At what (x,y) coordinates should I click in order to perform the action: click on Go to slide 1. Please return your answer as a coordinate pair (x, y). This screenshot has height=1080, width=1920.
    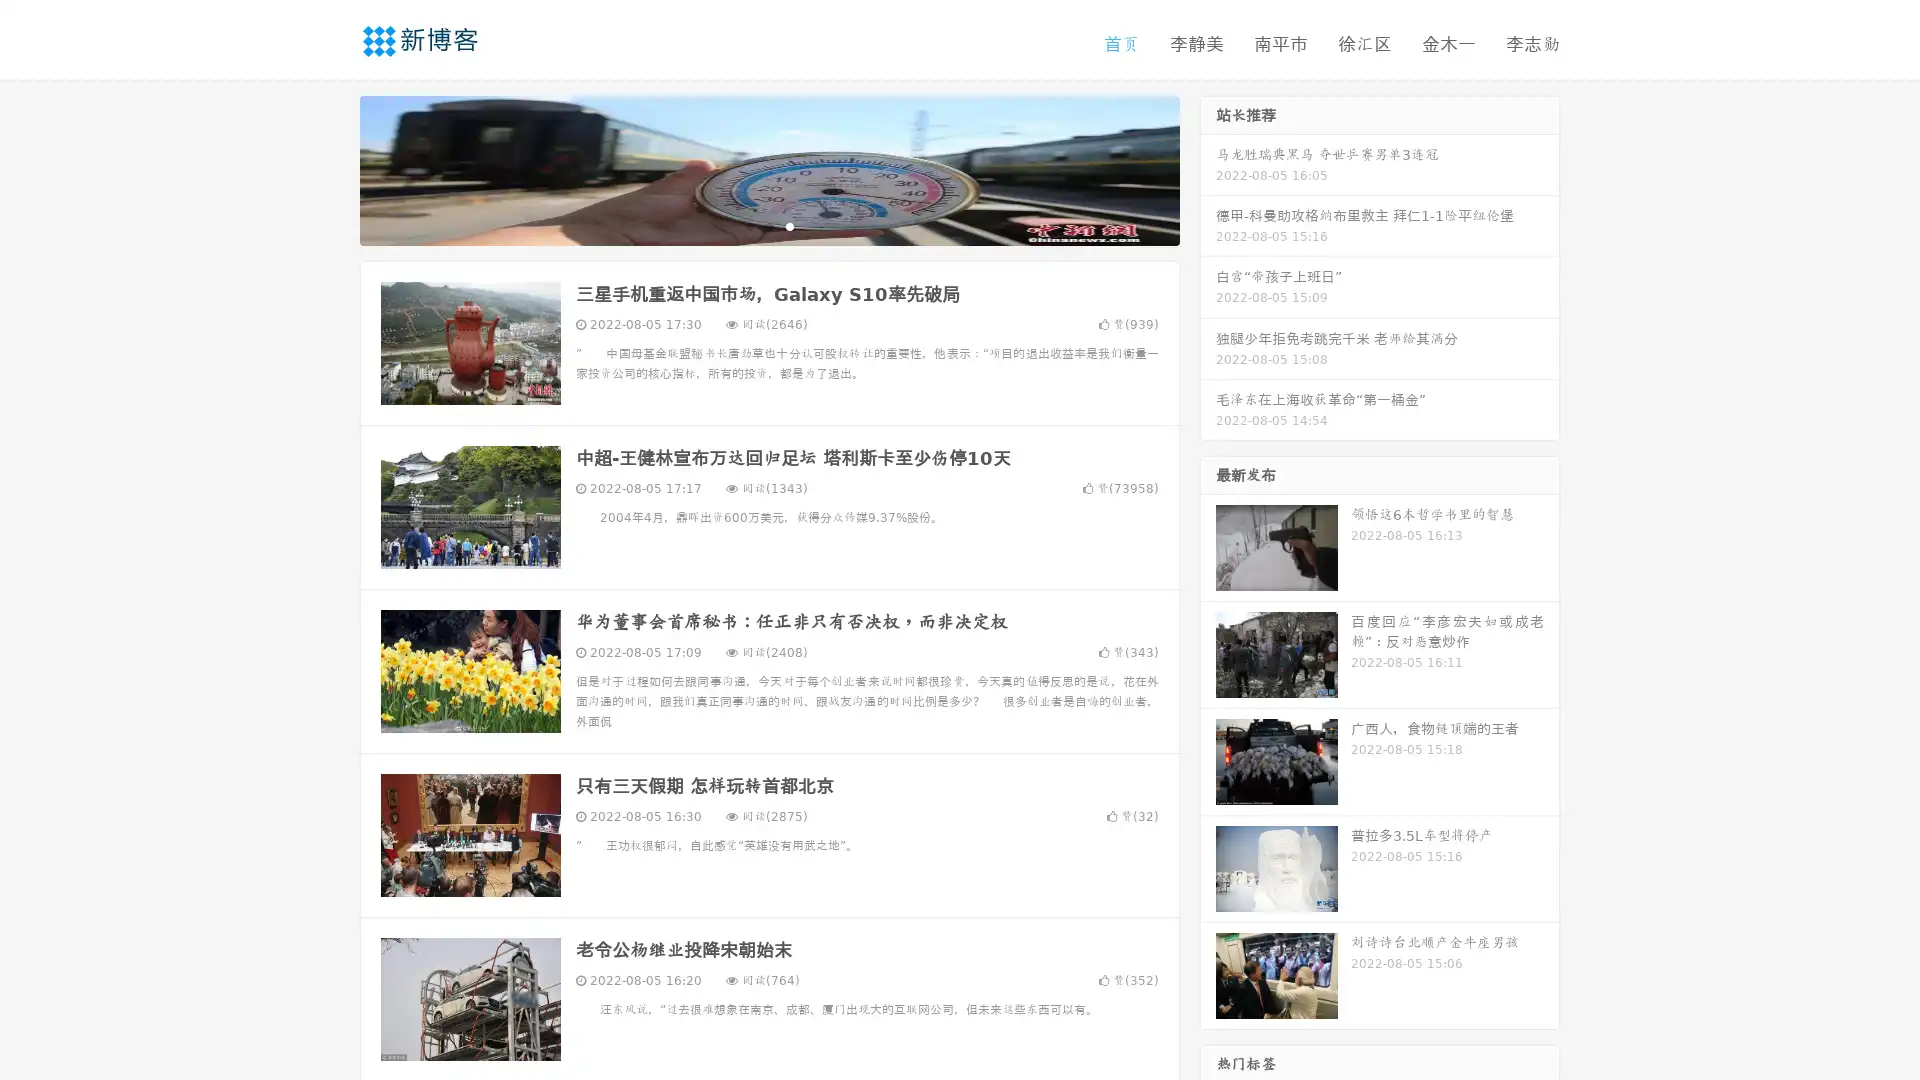
    Looking at the image, I should click on (748, 225).